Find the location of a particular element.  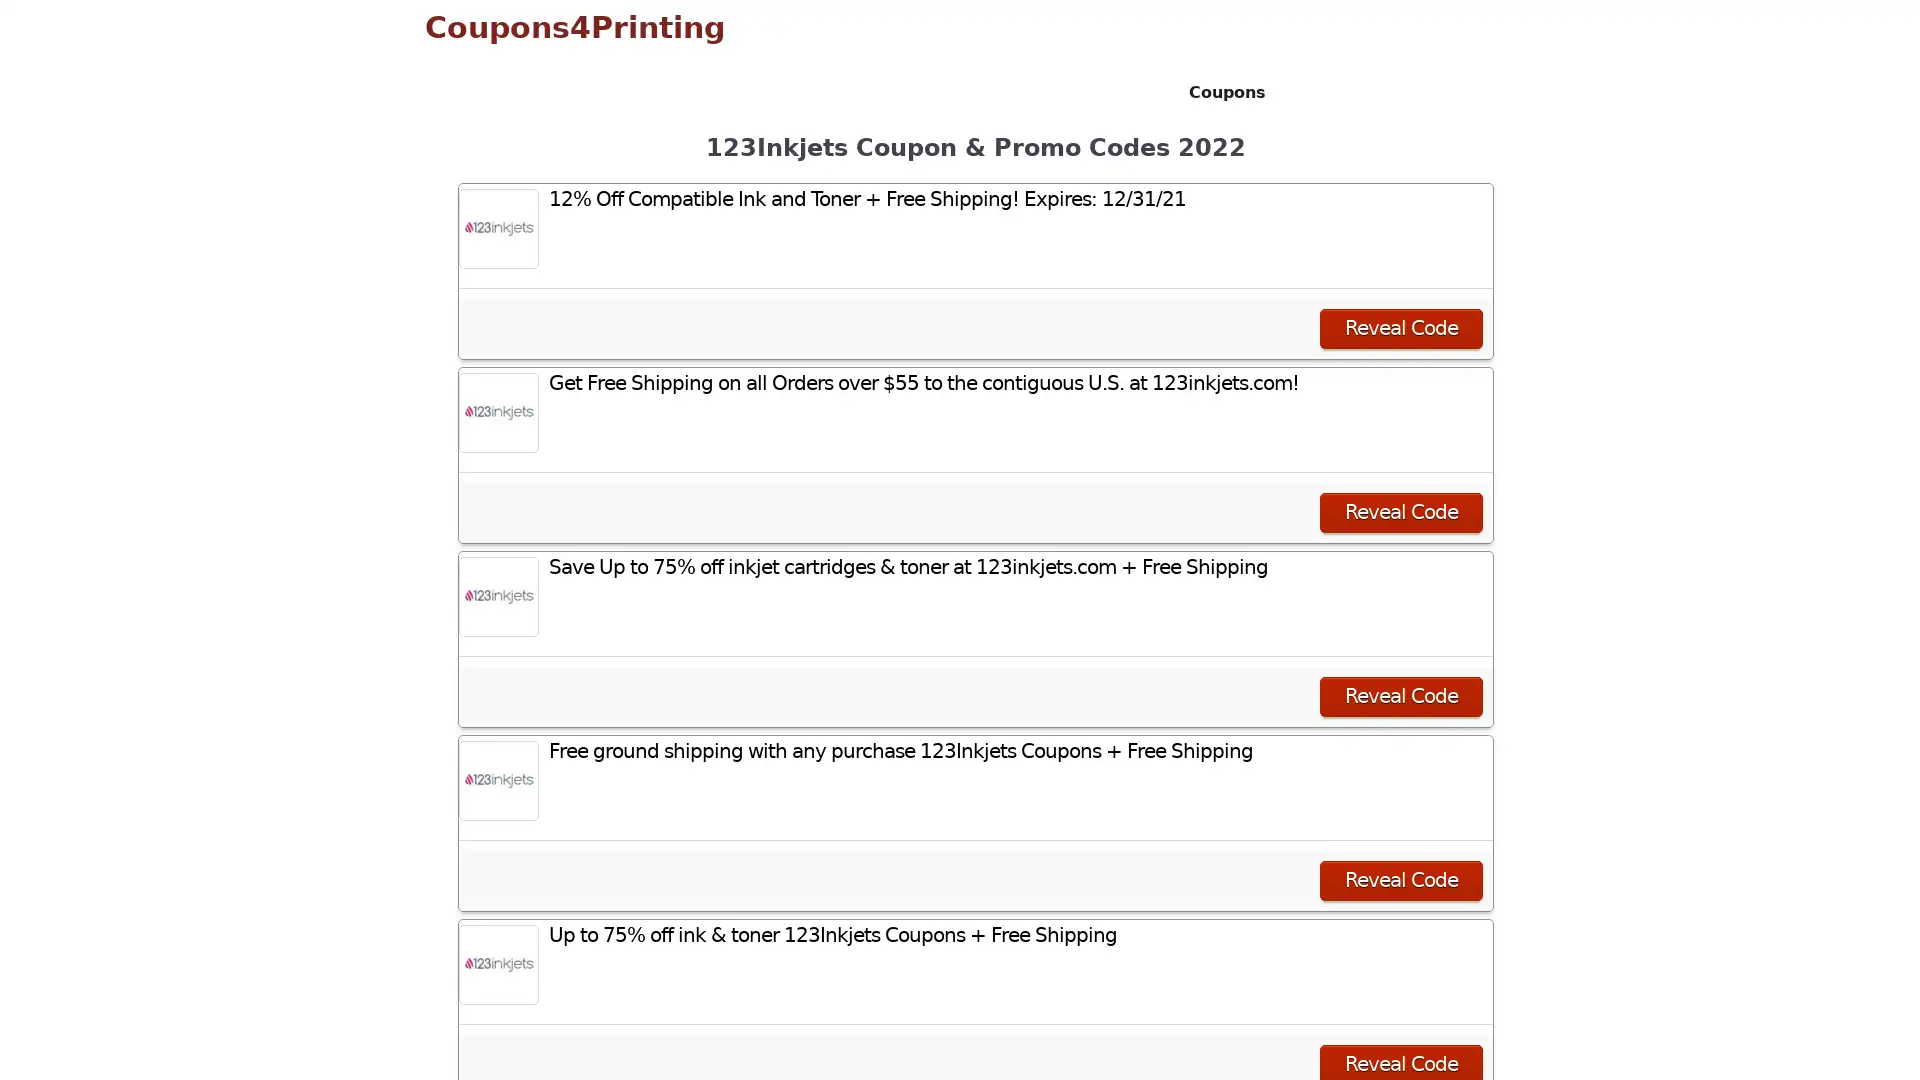

Reveal Code is located at coordinates (1400, 326).